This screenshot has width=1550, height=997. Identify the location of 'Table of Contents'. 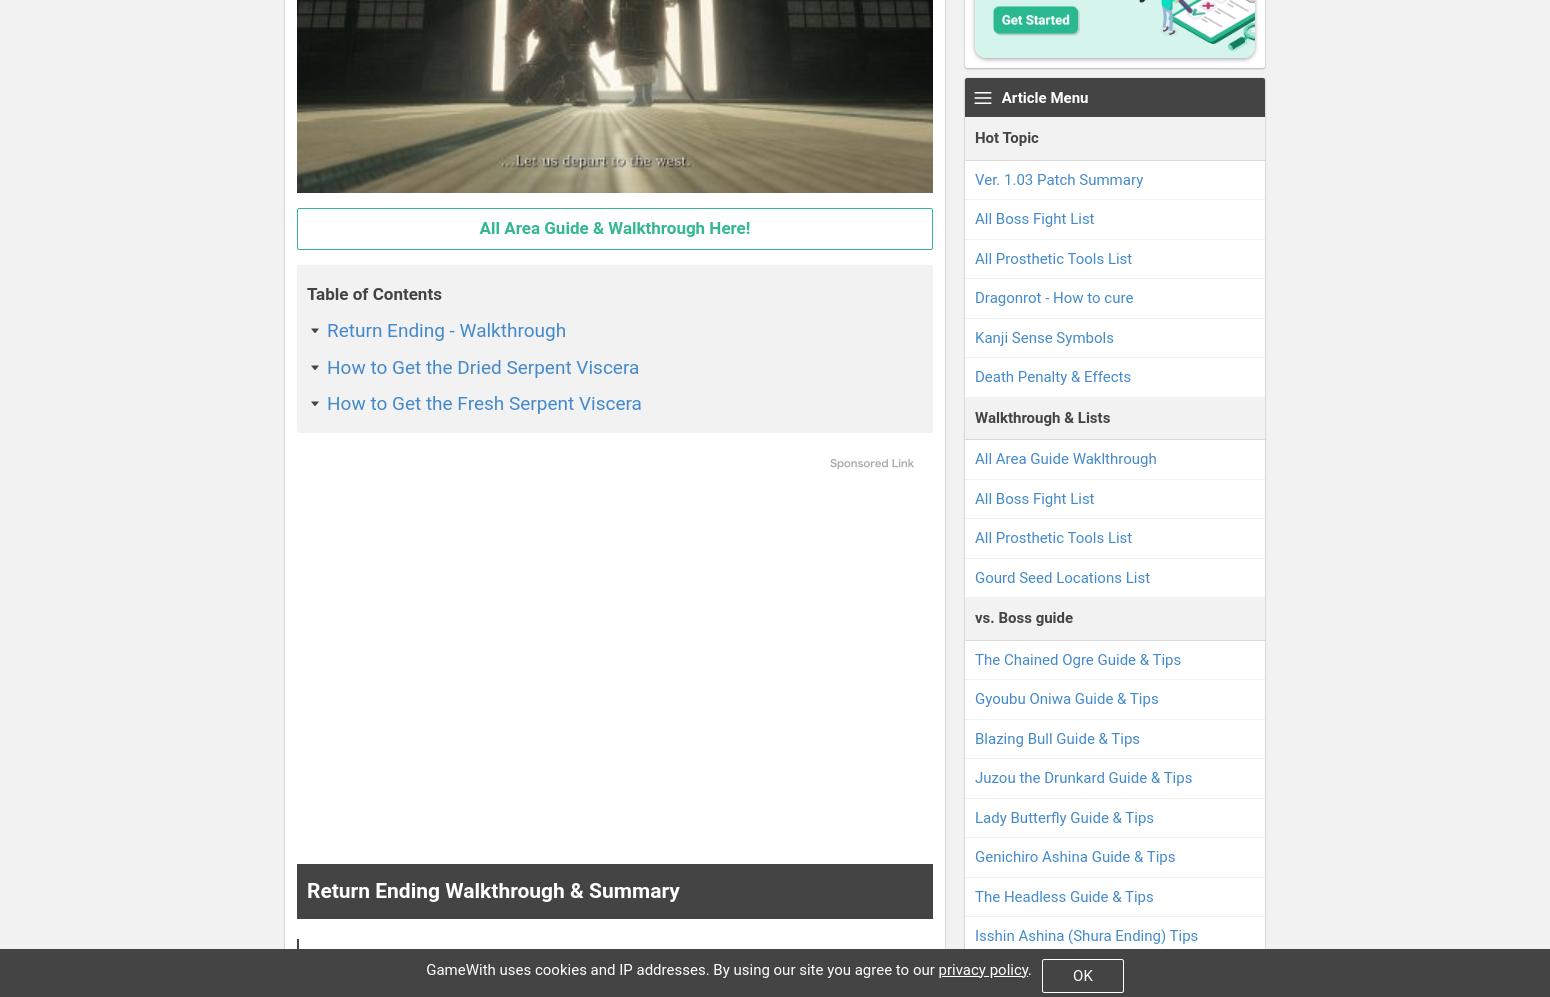
(307, 293).